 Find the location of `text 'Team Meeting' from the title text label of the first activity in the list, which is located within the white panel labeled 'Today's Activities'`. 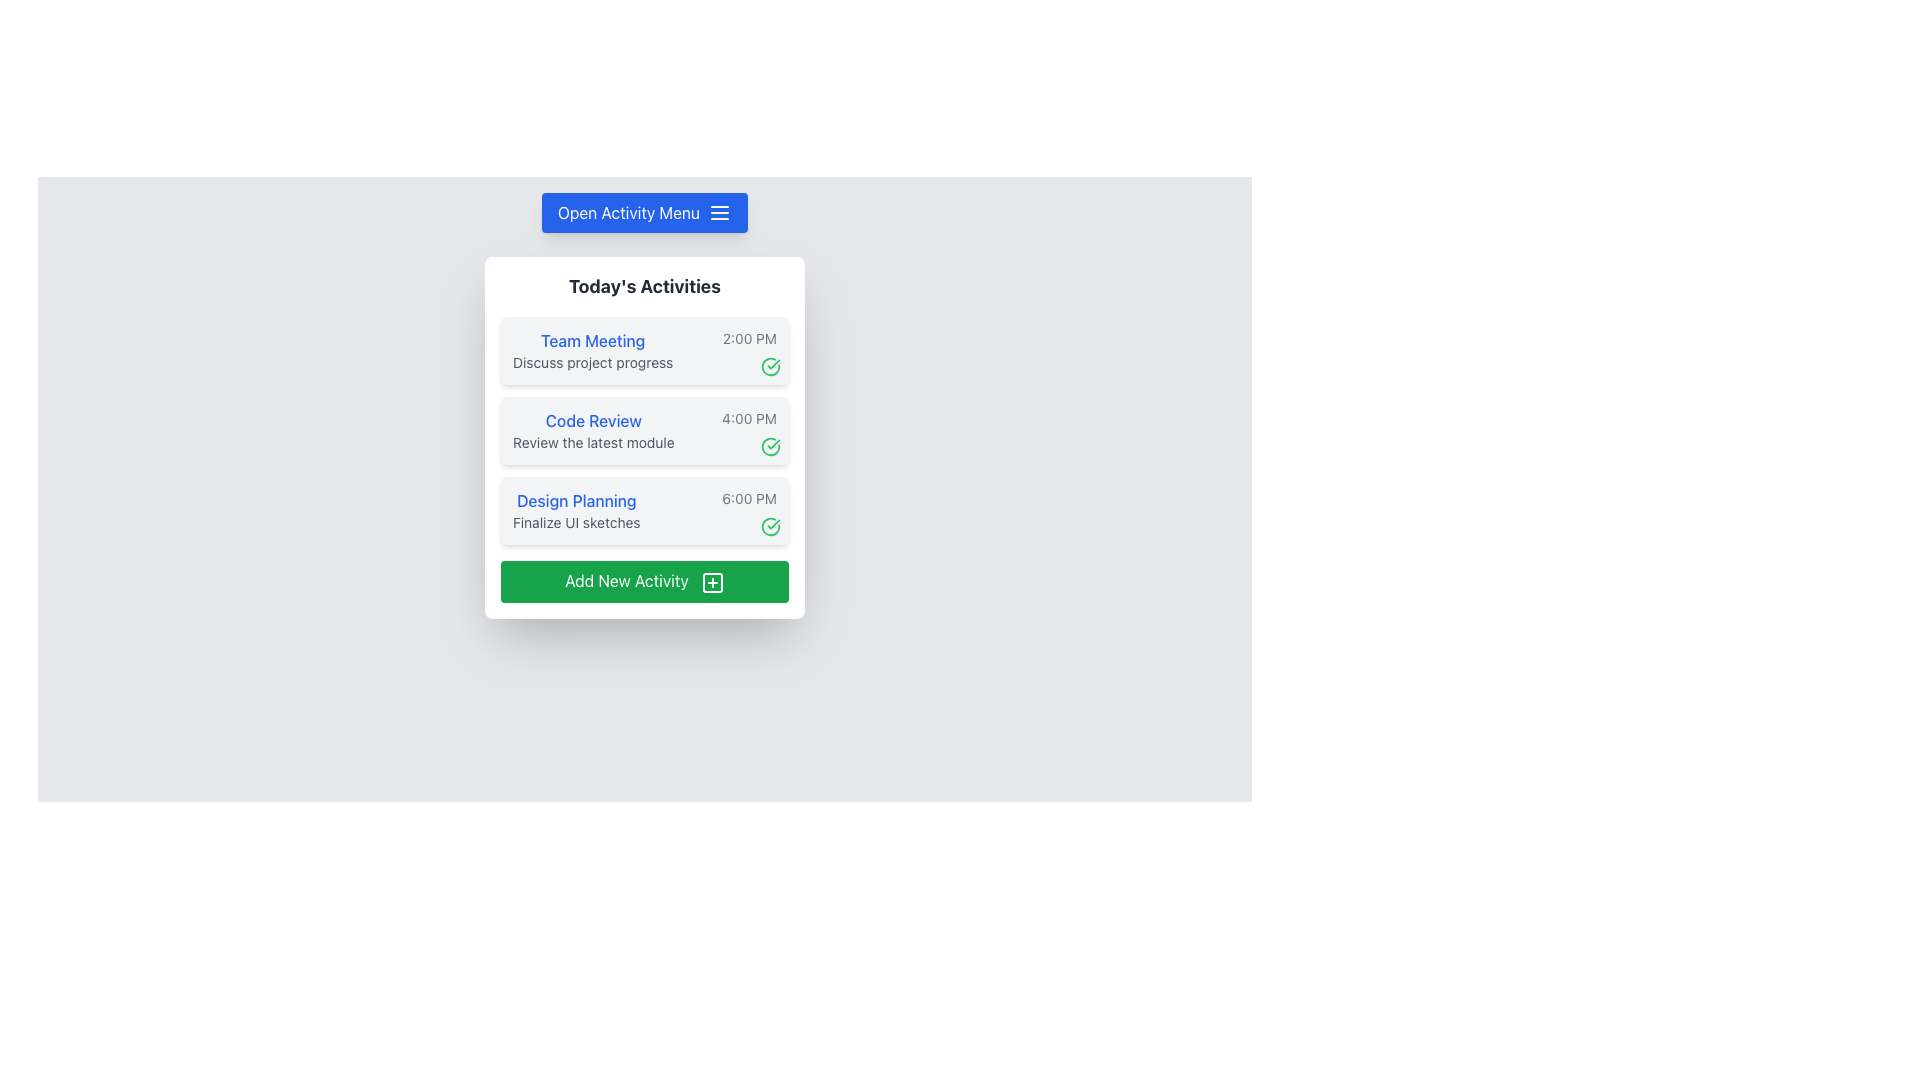

text 'Team Meeting' from the title text label of the first activity in the list, which is located within the white panel labeled 'Today's Activities' is located at coordinates (592, 339).